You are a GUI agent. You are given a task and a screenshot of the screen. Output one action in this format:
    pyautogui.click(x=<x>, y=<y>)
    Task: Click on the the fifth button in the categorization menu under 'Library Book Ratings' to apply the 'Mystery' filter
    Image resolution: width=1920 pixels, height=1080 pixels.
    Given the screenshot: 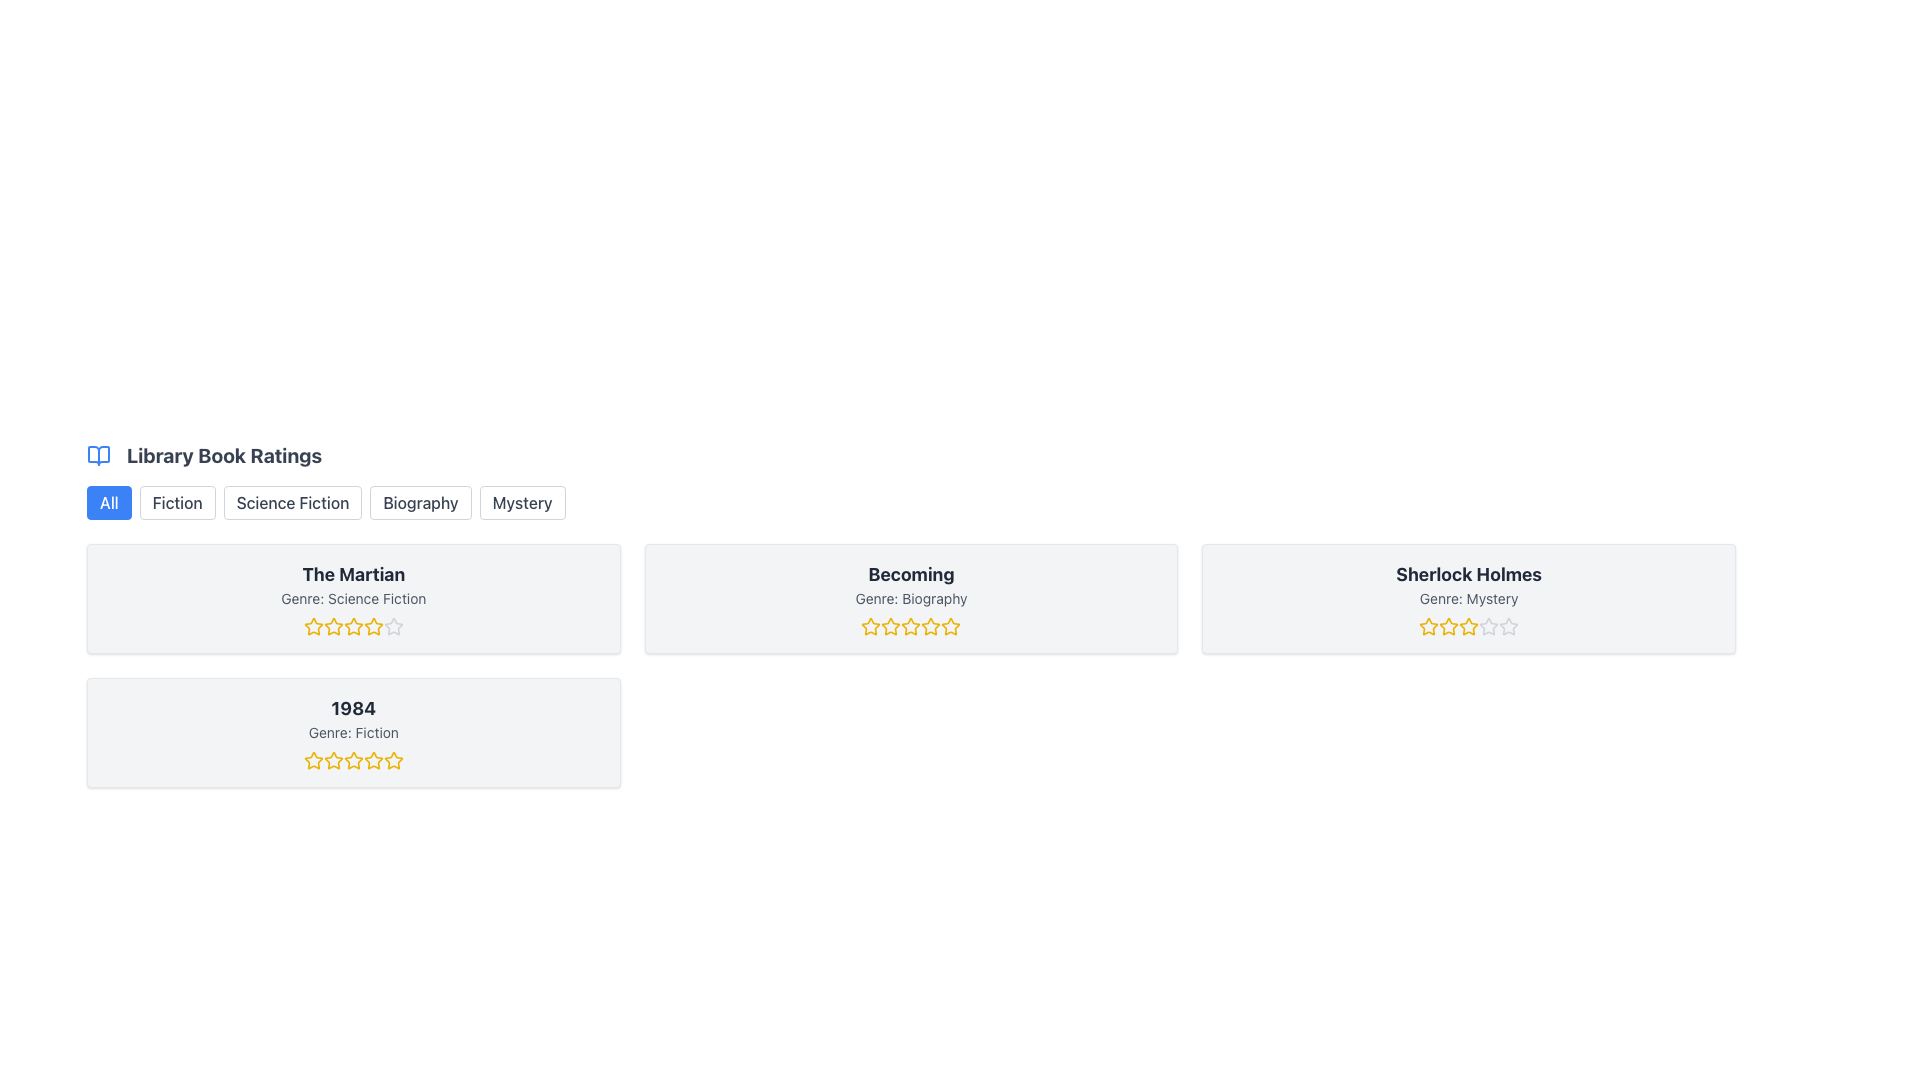 What is the action you would take?
    pyautogui.click(x=522, y=501)
    